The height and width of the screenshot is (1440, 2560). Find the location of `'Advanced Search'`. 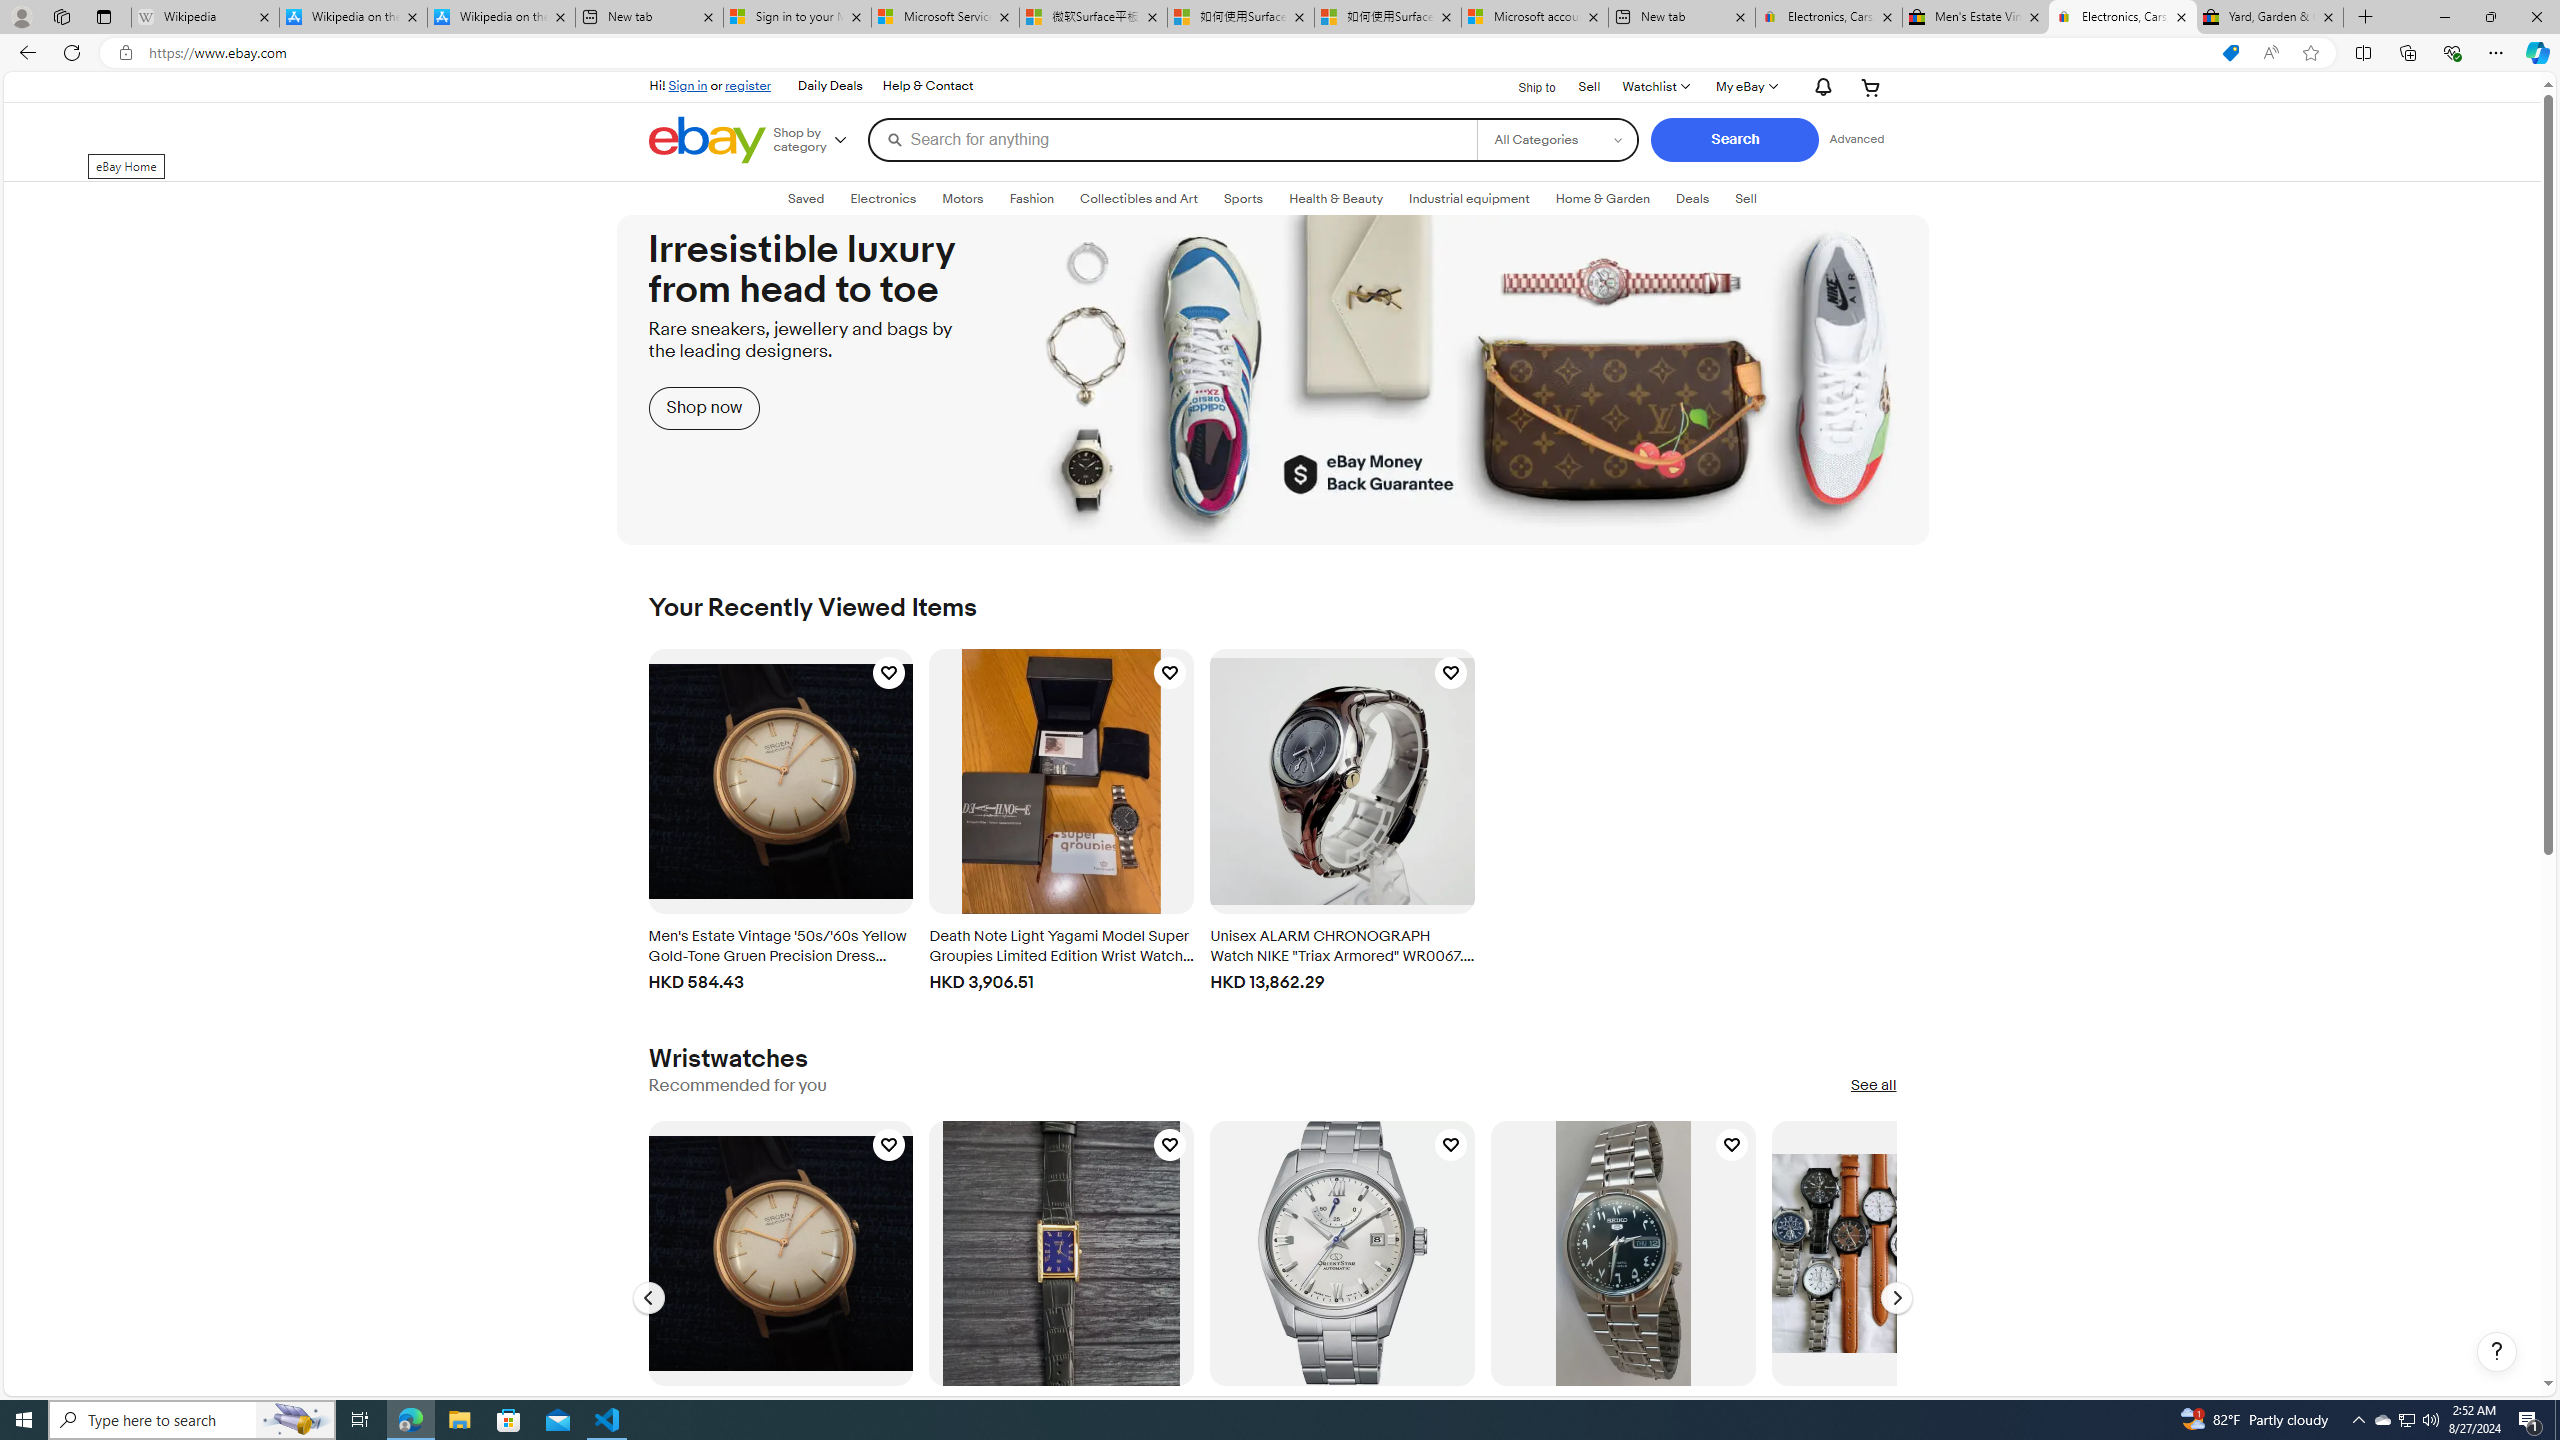

'Advanced Search' is located at coordinates (1856, 138).